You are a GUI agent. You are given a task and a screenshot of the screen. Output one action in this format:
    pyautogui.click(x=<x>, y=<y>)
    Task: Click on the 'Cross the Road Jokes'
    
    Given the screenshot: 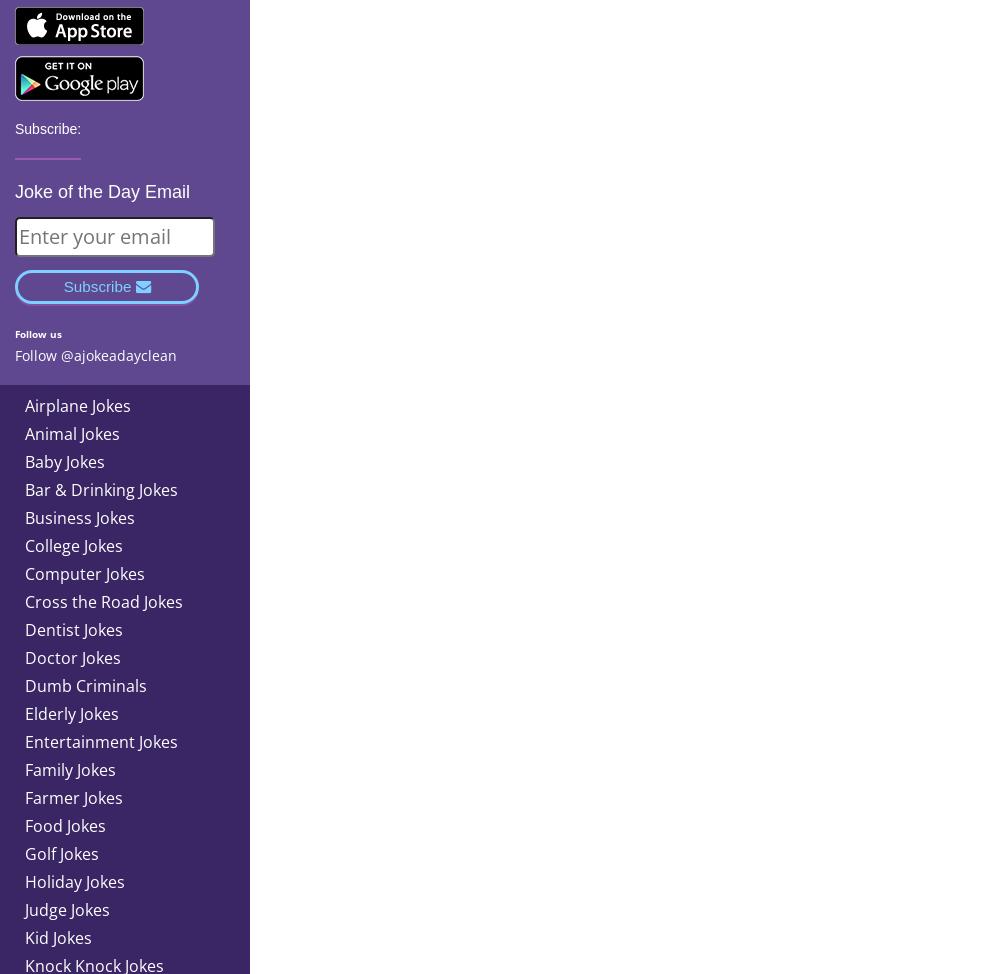 What is the action you would take?
    pyautogui.click(x=104, y=599)
    